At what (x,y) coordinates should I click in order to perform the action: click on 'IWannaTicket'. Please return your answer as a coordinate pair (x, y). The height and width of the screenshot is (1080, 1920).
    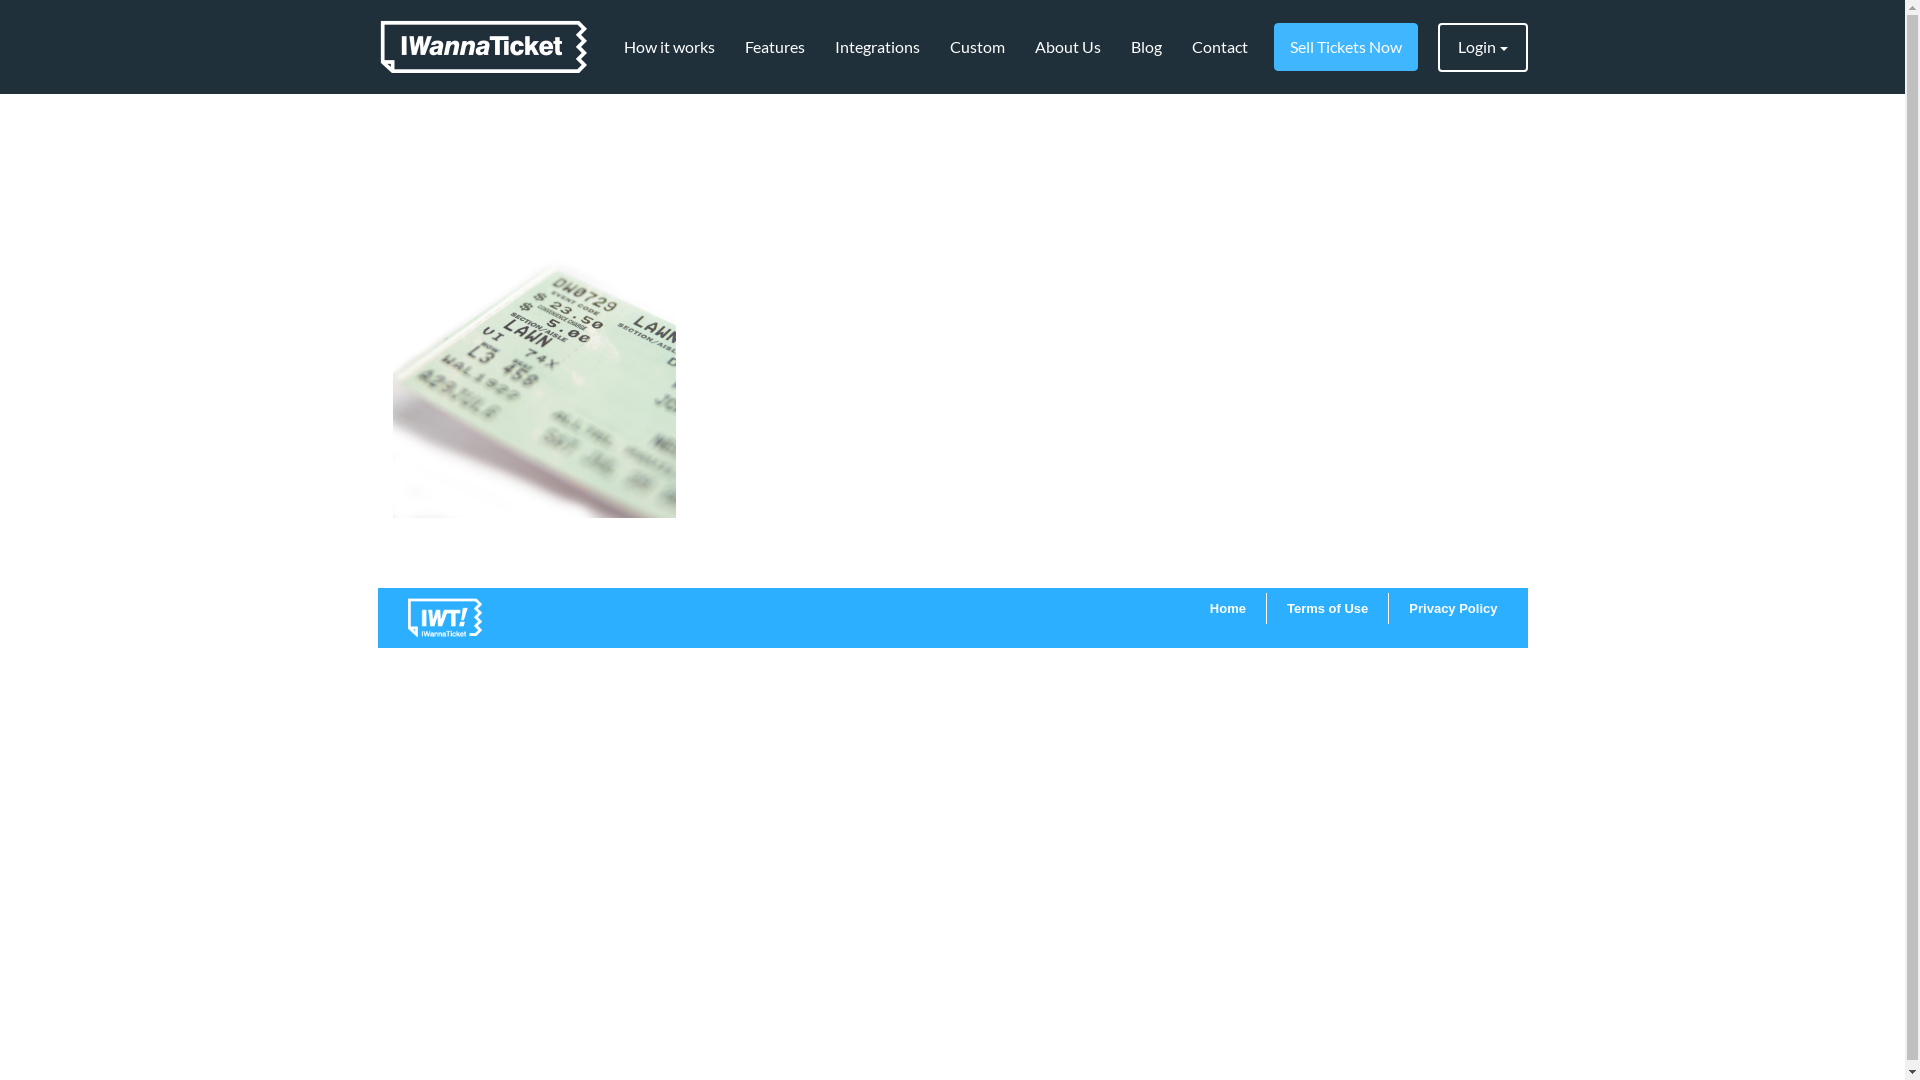
    Looking at the image, I should click on (378, 45).